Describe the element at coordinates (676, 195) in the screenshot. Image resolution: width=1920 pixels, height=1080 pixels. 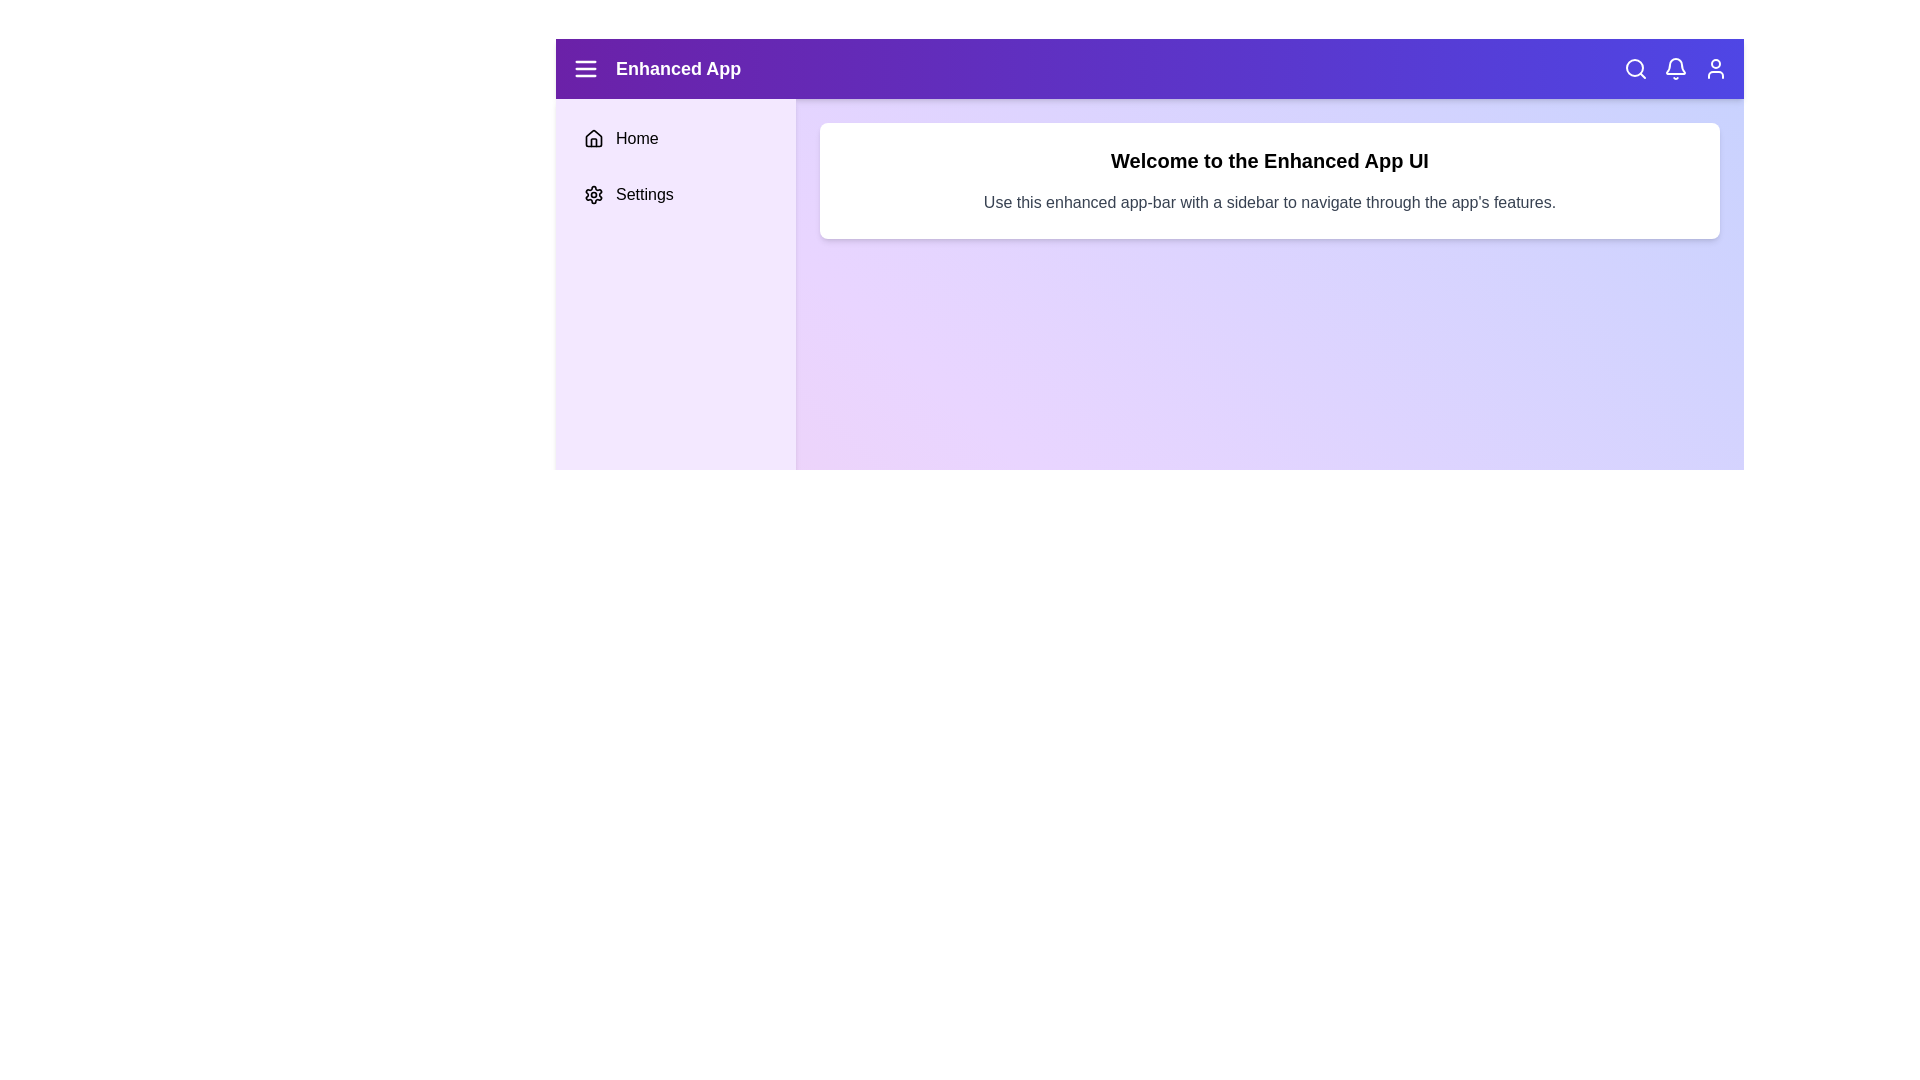
I see `the sidebar option labeled Settings to navigate to the respective section` at that location.